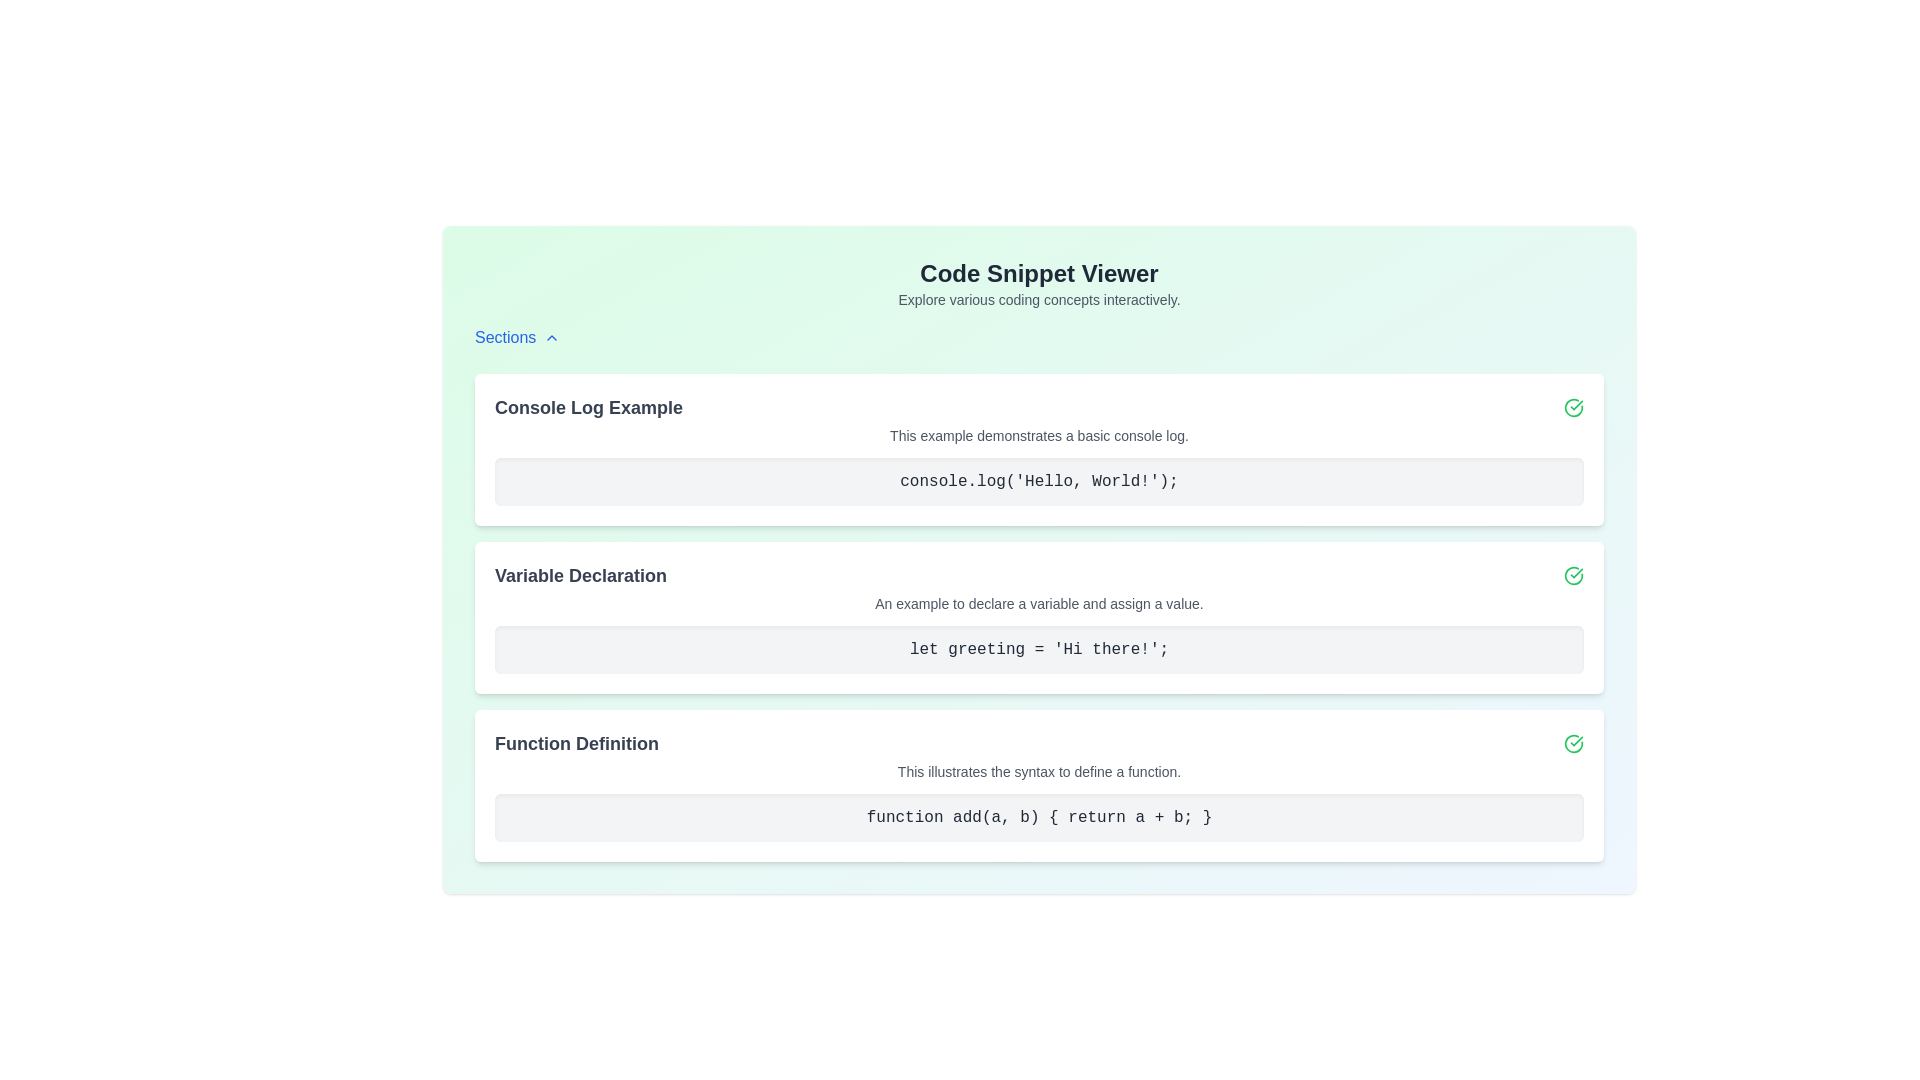 This screenshot has width=1920, height=1080. What do you see at coordinates (1039, 300) in the screenshot?
I see `the static text element that provides descriptive context beneath the 'Code Snippet Viewer' heading` at bounding box center [1039, 300].